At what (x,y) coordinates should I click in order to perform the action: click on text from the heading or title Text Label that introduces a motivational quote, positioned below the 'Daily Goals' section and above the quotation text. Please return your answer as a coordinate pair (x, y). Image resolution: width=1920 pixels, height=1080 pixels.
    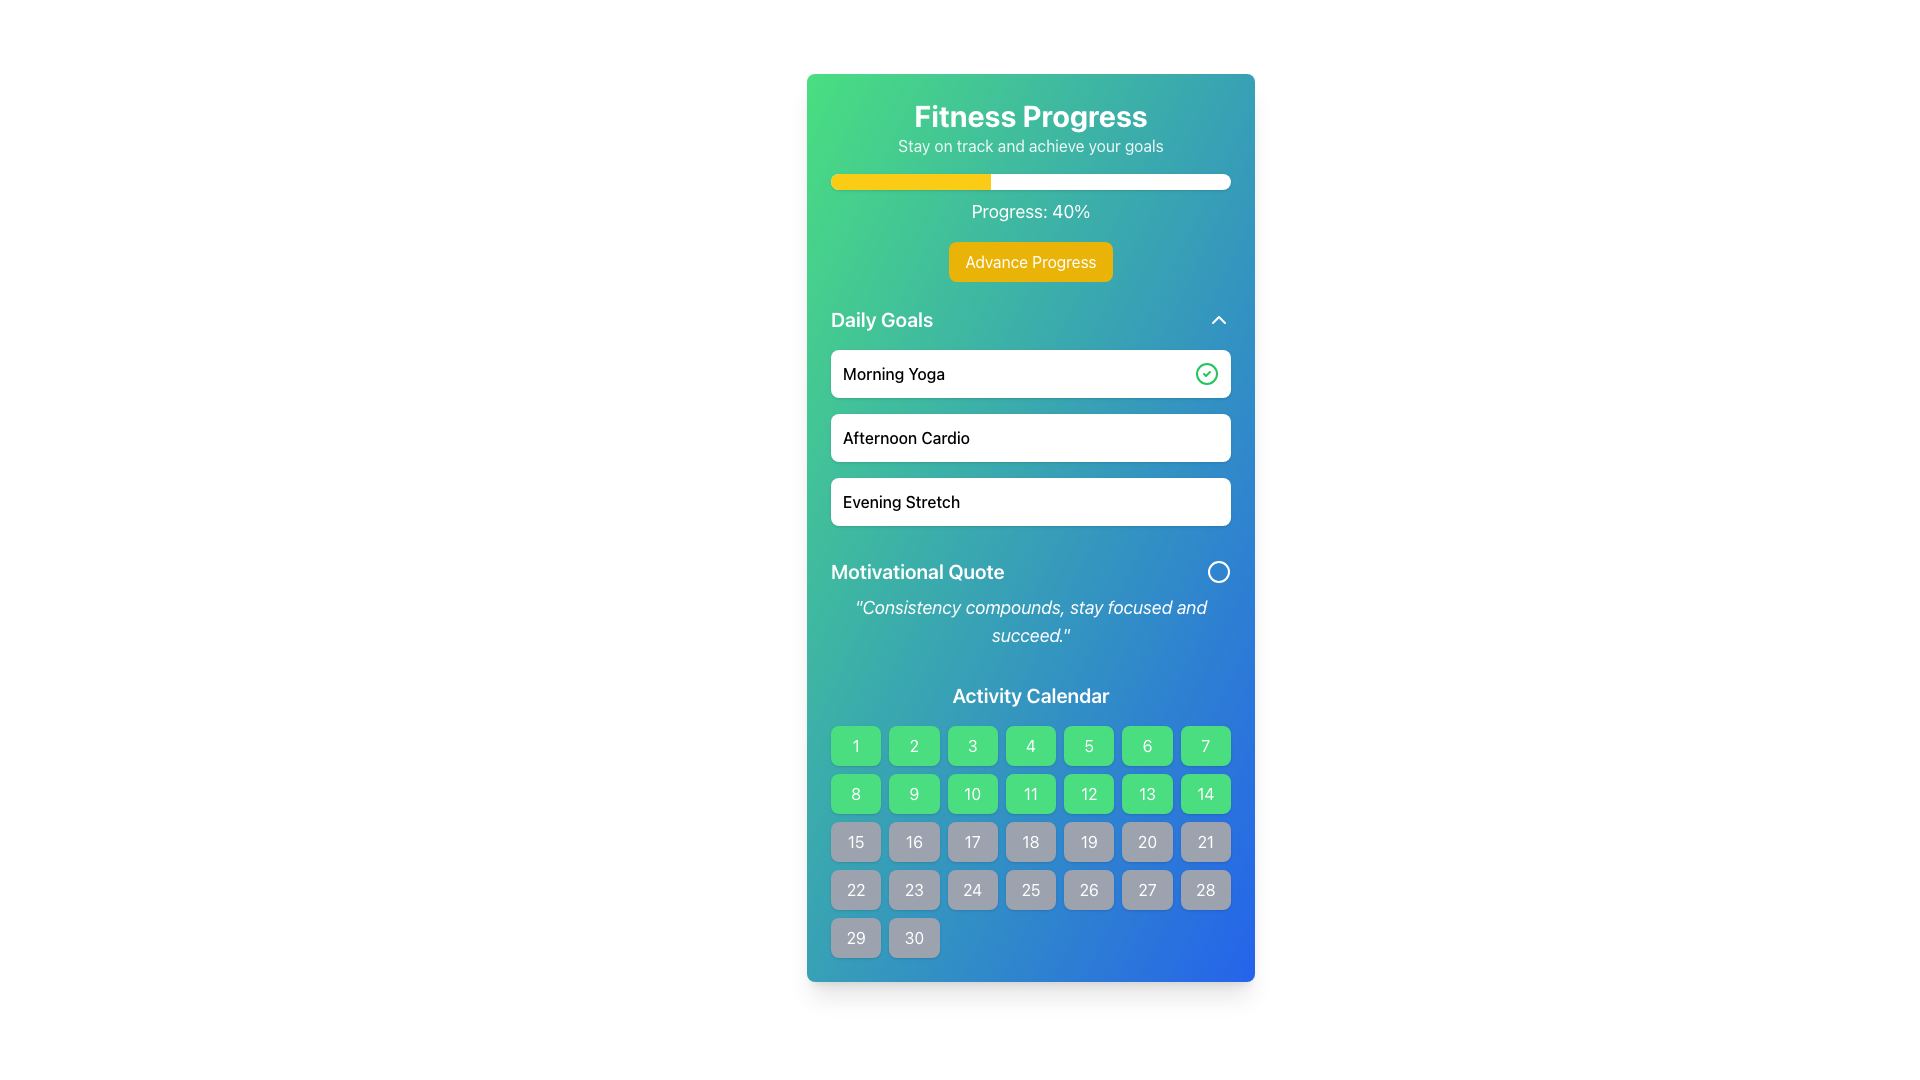
    Looking at the image, I should click on (916, 571).